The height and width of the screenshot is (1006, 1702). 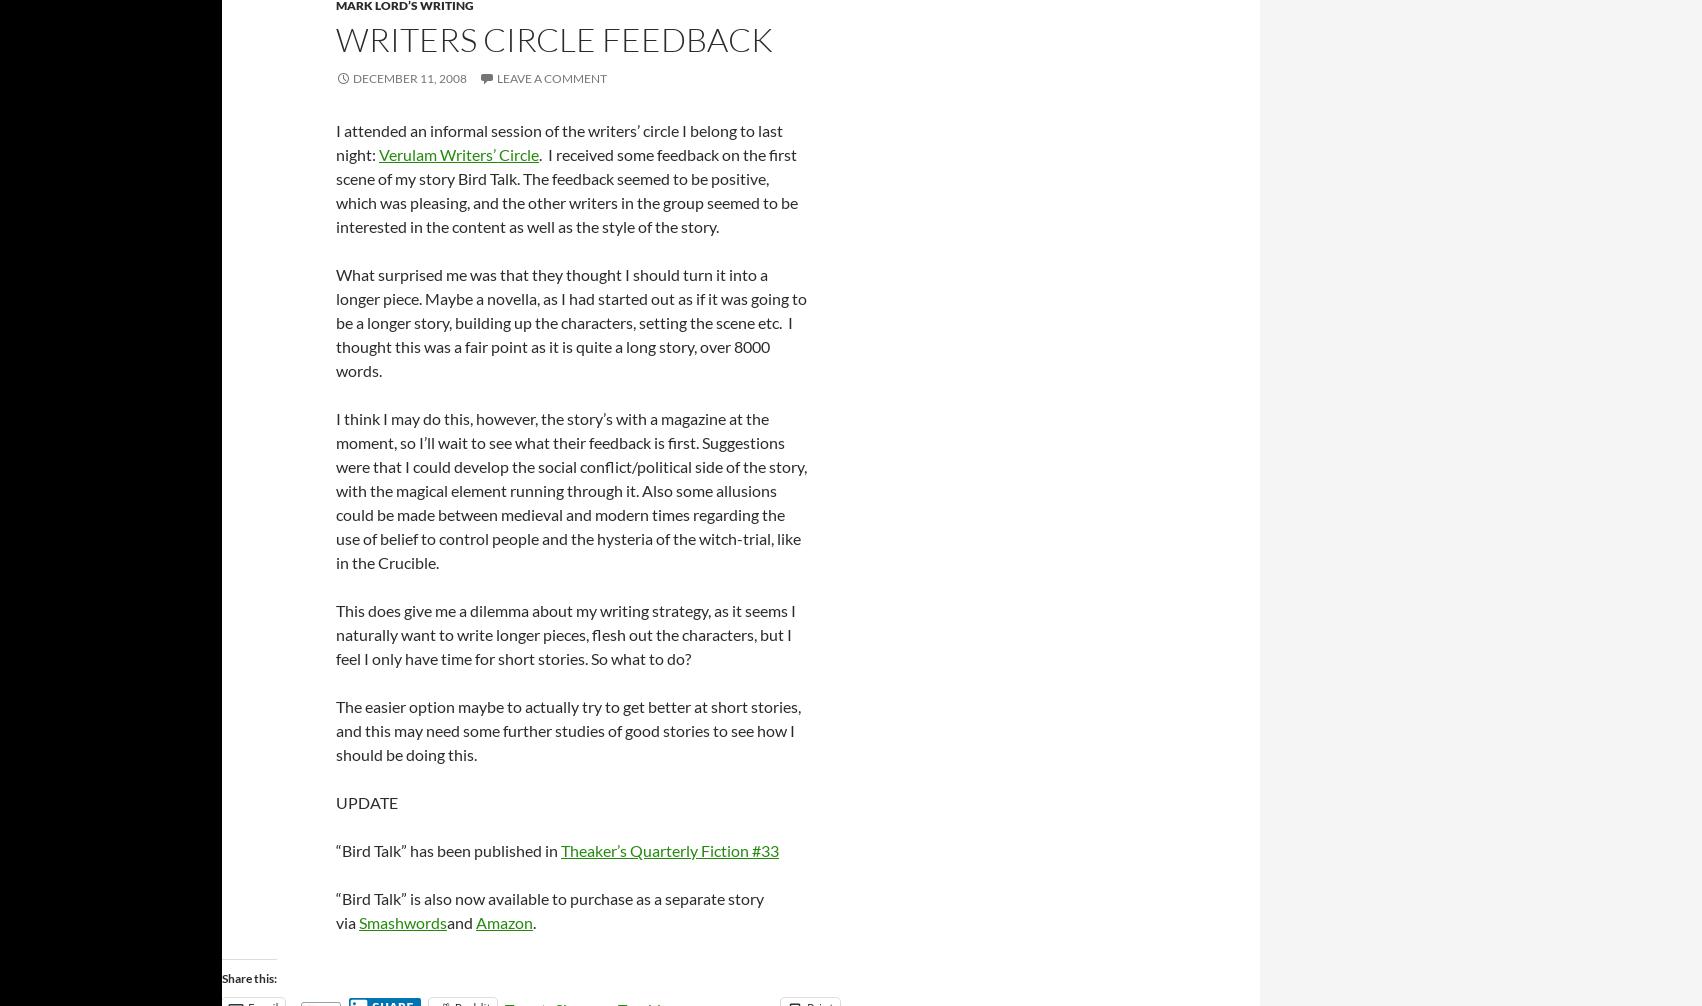 What do you see at coordinates (335, 320) in the screenshot?
I see `'What surprised me was that they thought I should turn it into a longer piece. Maybe a novella, as I had started out as if it was going to be a longer story, building up the characters, setting the scene etc.  I thought this was a fair point as it is quite a long story, over 8000 words.'` at bounding box center [335, 320].